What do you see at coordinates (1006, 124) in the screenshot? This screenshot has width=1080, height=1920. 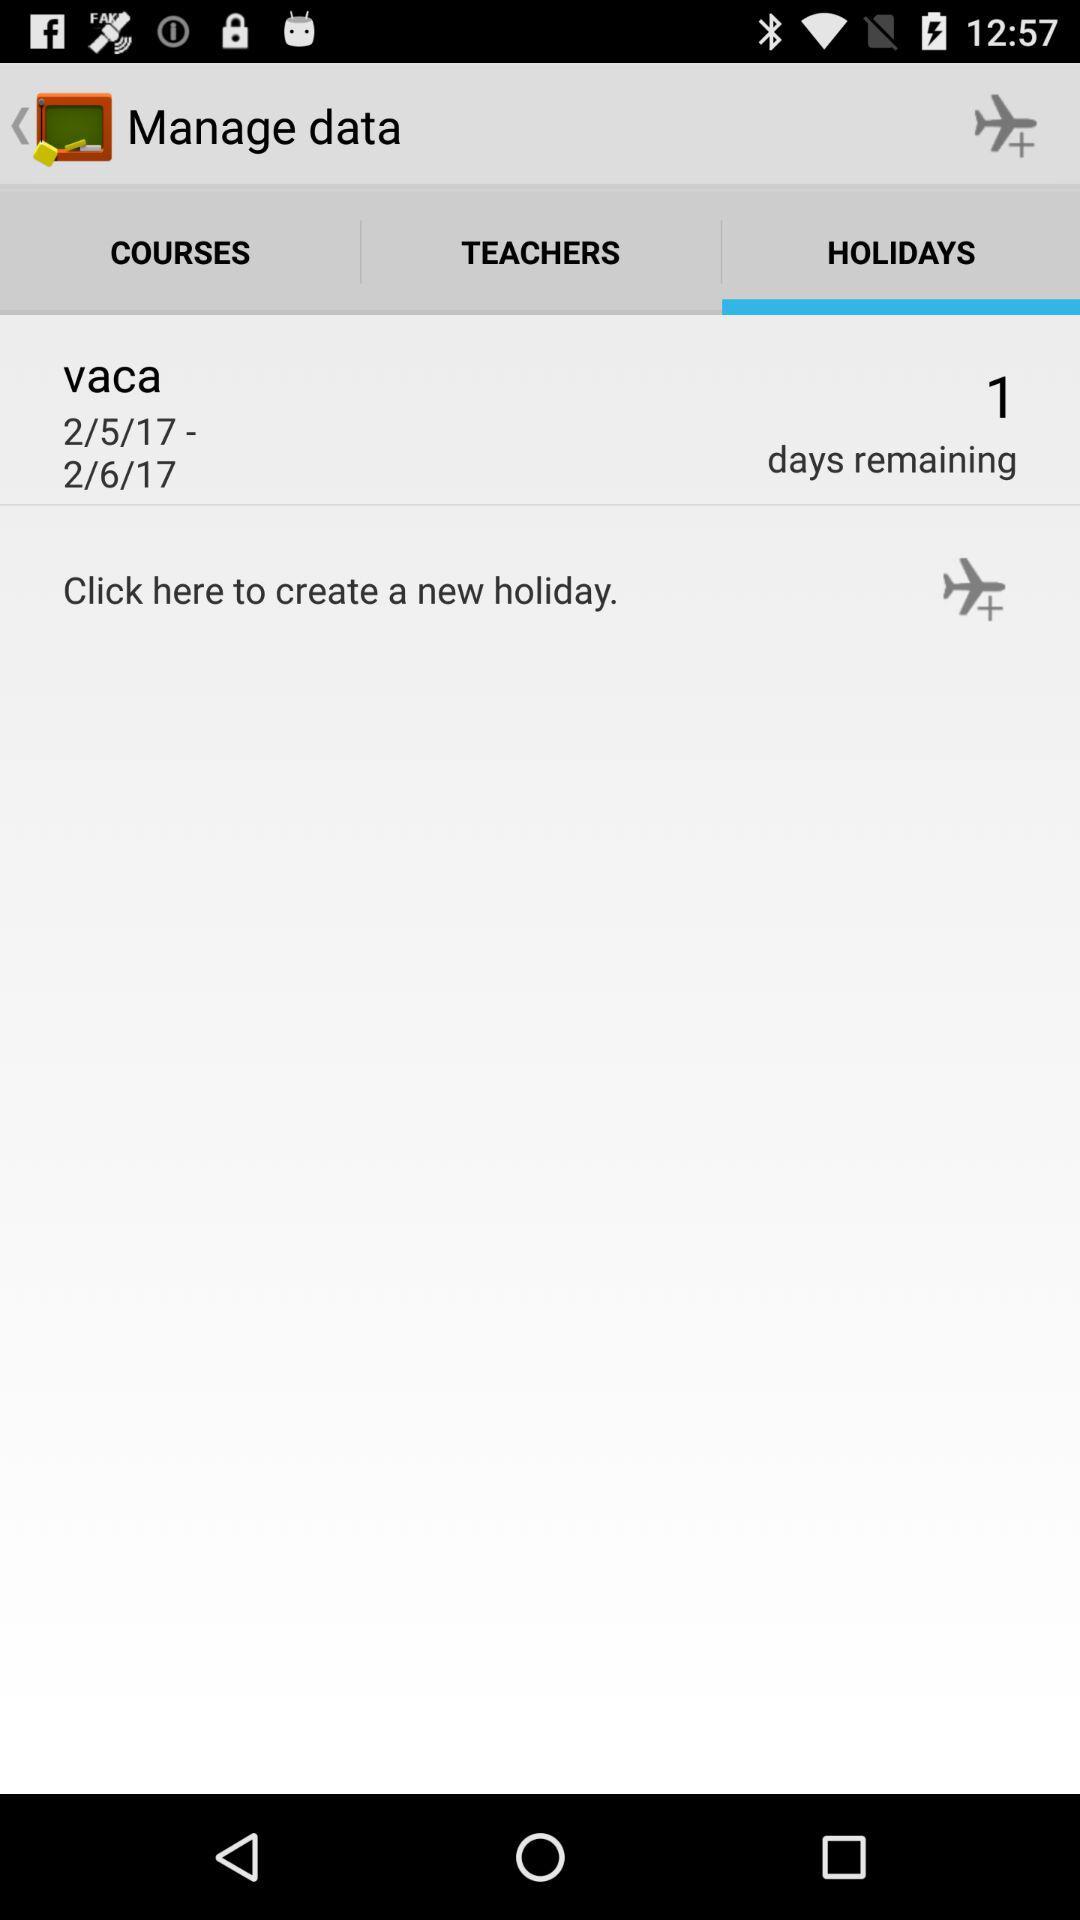 I see `the icon next to manage data icon` at bounding box center [1006, 124].